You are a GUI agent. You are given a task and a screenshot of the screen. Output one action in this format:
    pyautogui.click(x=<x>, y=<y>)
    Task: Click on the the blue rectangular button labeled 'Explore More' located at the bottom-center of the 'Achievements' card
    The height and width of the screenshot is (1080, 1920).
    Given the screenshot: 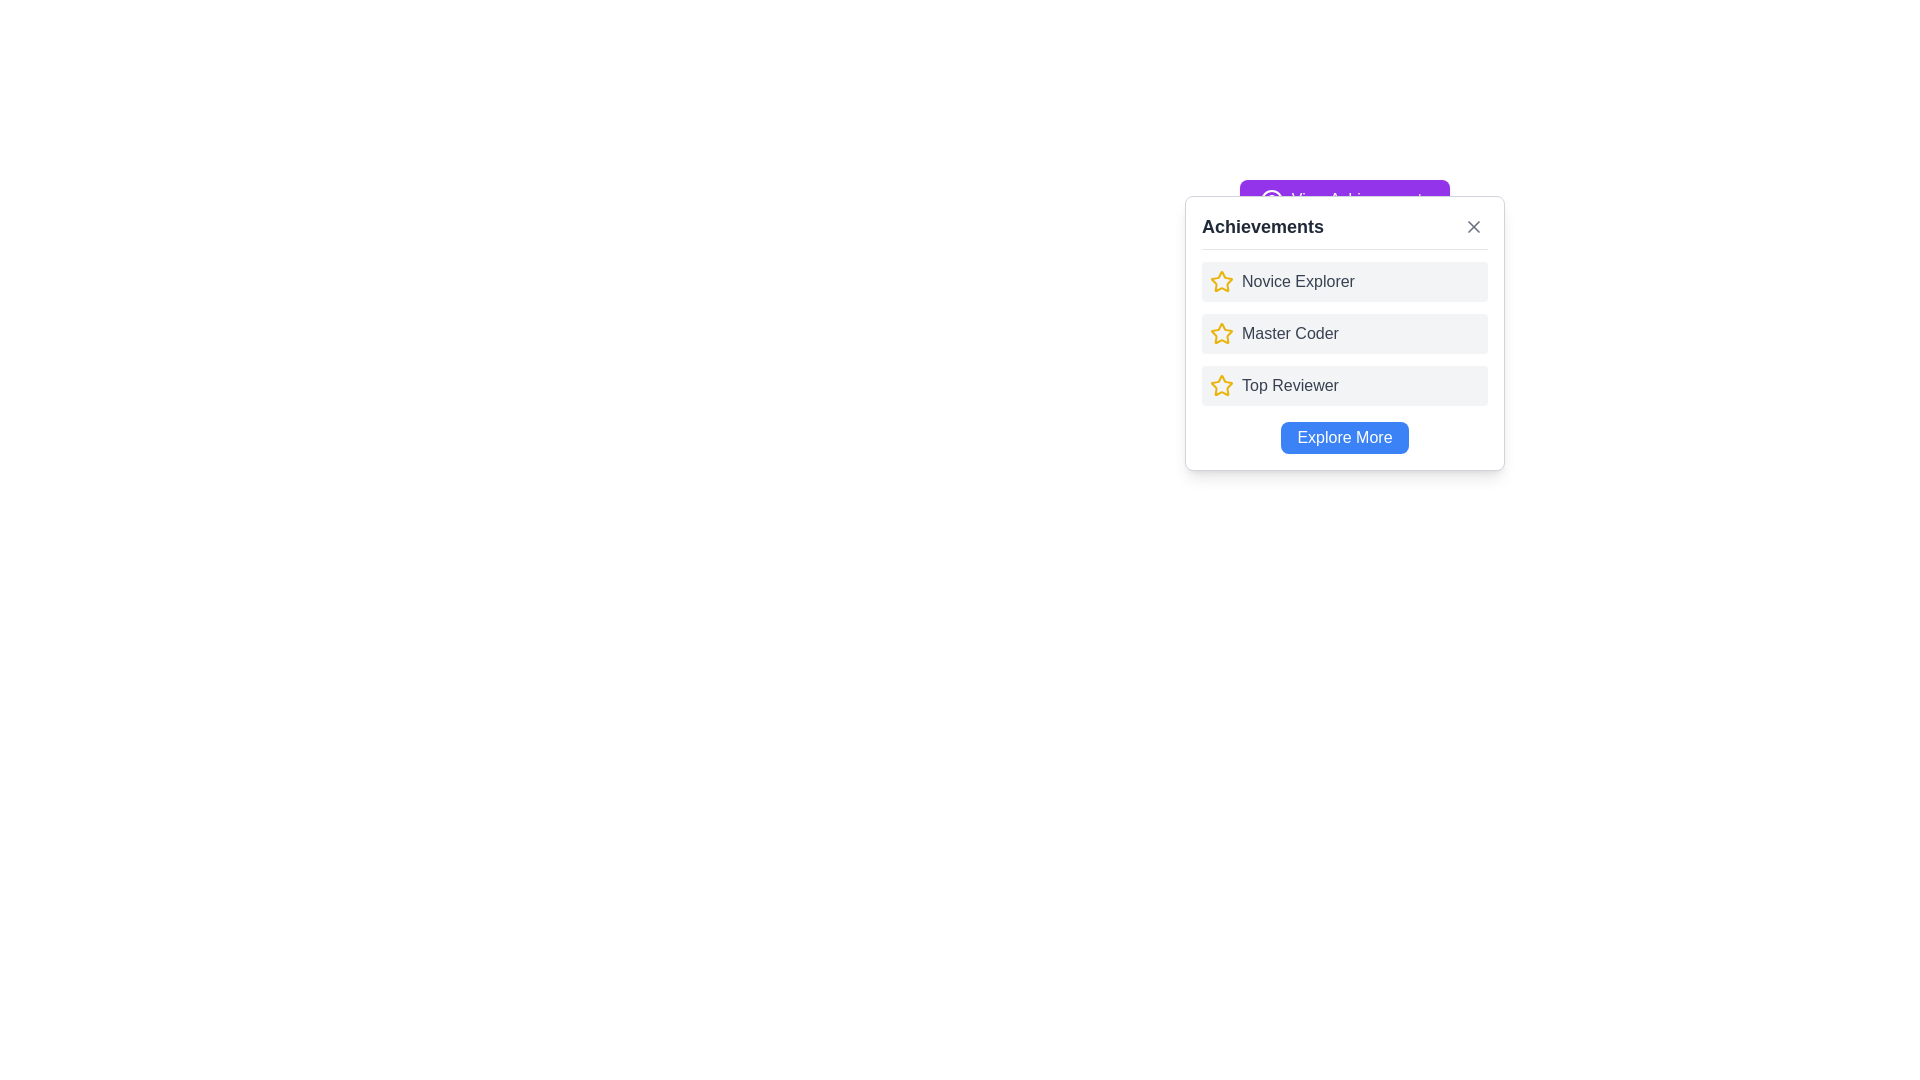 What is the action you would take?
    pyautogui.click(x=1344, y=437)
    